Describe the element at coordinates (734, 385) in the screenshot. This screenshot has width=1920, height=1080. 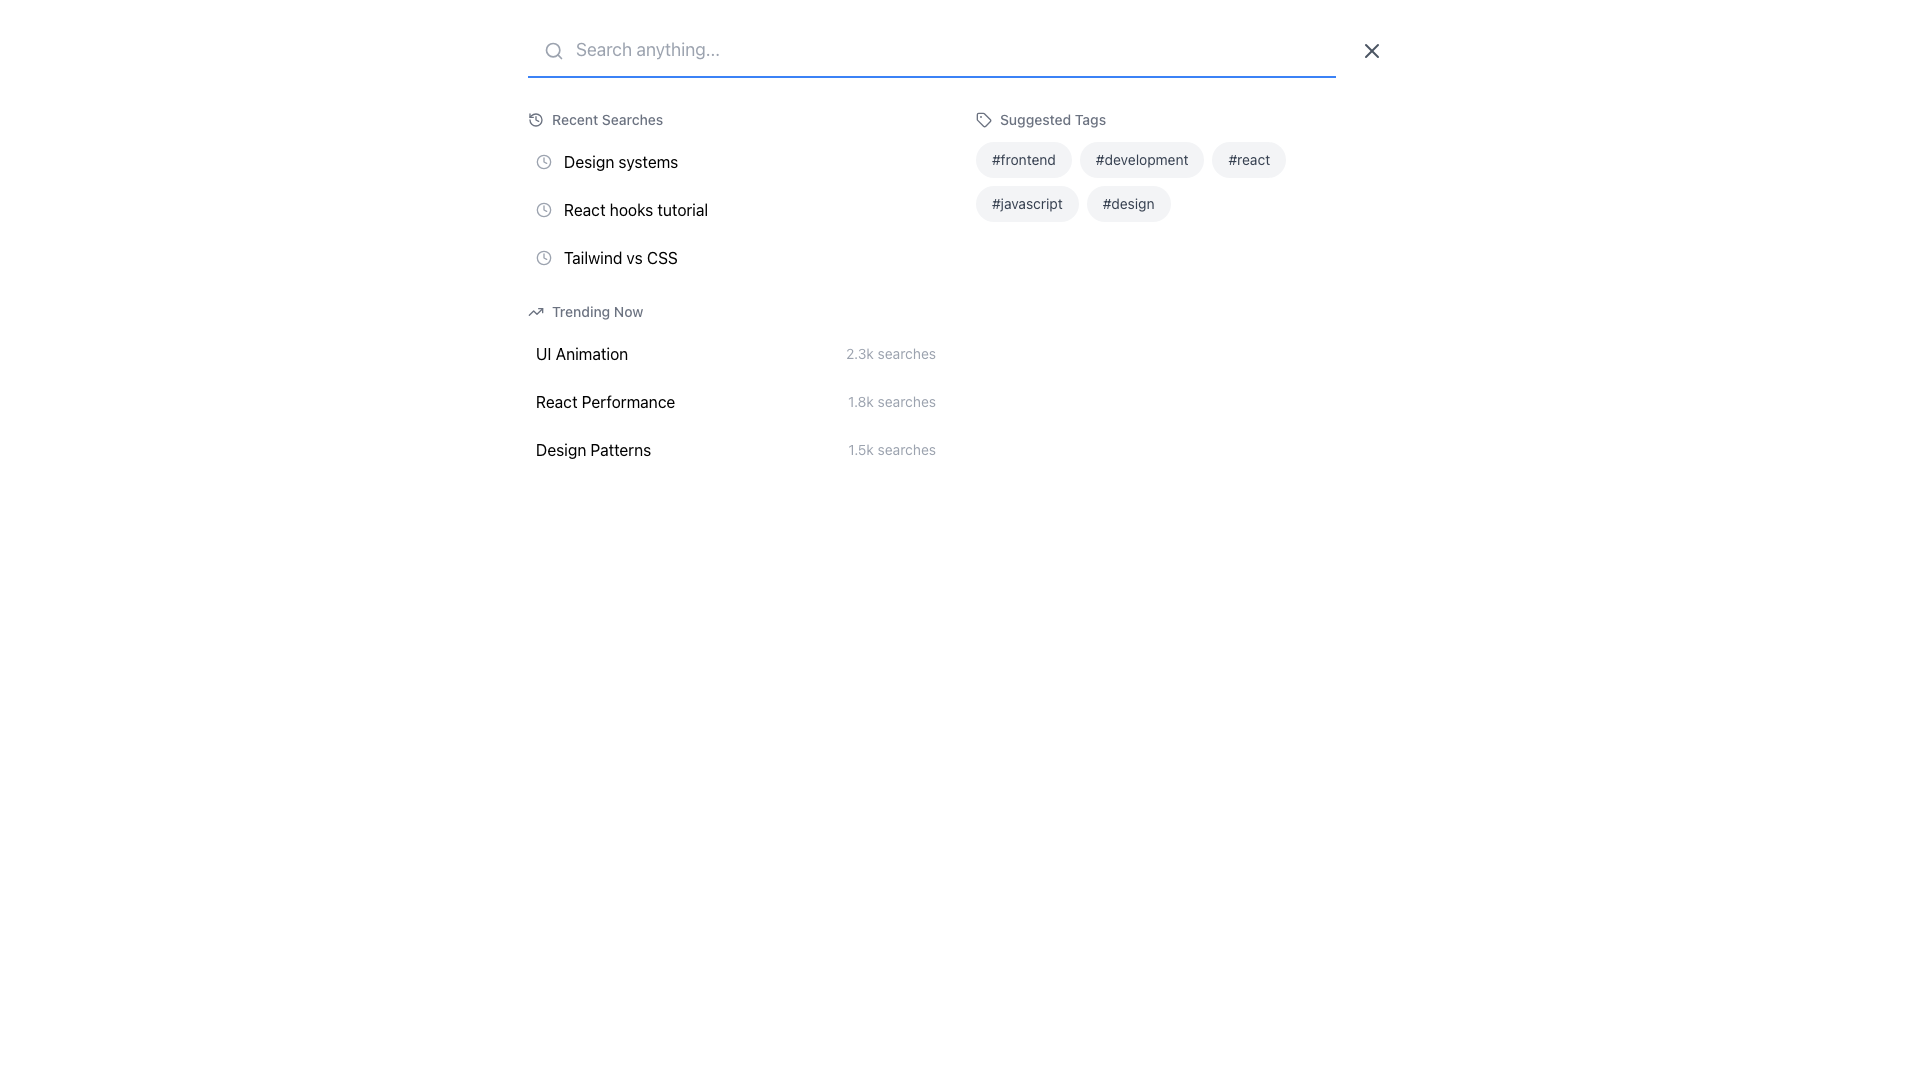
I see `the second entry in the 'Trending Now' list that highlights the popularity of 'React Performance' with 1.8k searches` at that location.